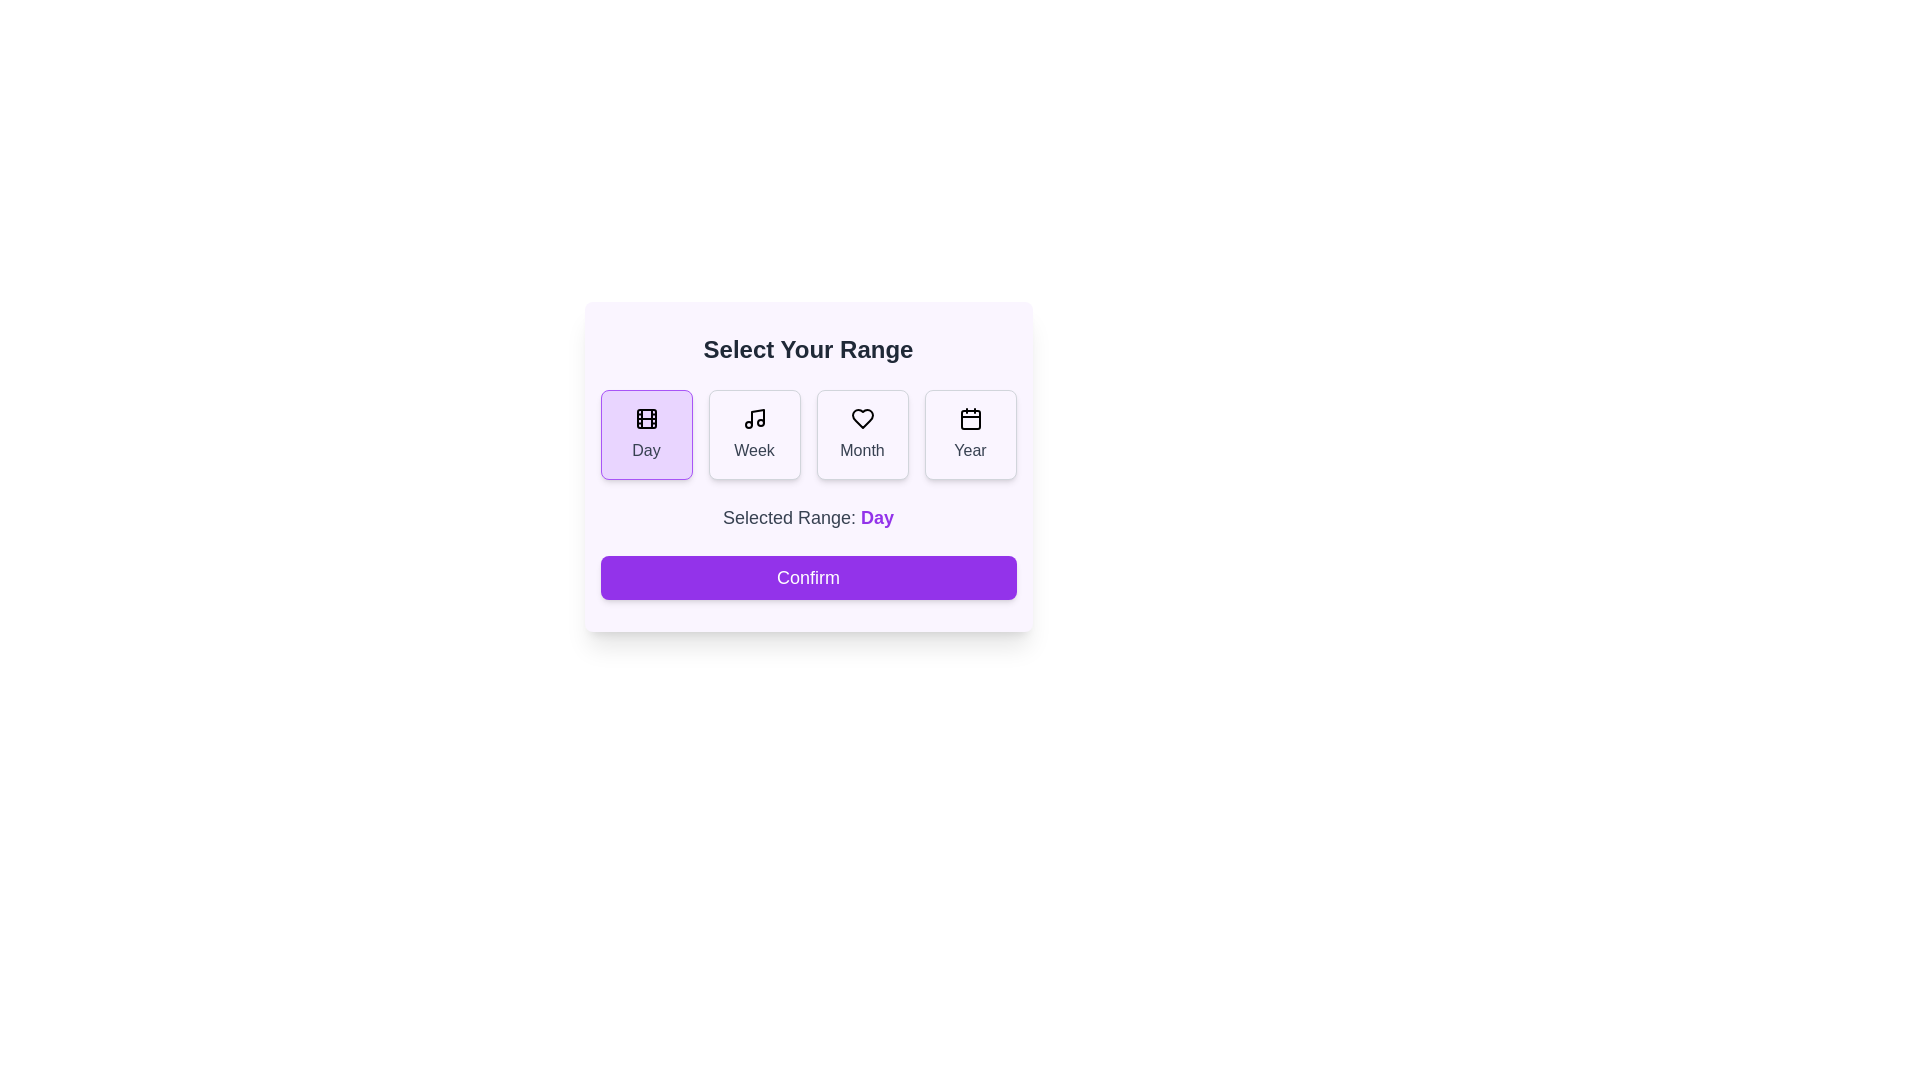 The image size is (1920, 1080). What do you see at coordinates (970, 418) in the screenshot?
I see `the calendar icon located within the 'Year' card in the segmented control selection interface` at bounding box center [970, 418].